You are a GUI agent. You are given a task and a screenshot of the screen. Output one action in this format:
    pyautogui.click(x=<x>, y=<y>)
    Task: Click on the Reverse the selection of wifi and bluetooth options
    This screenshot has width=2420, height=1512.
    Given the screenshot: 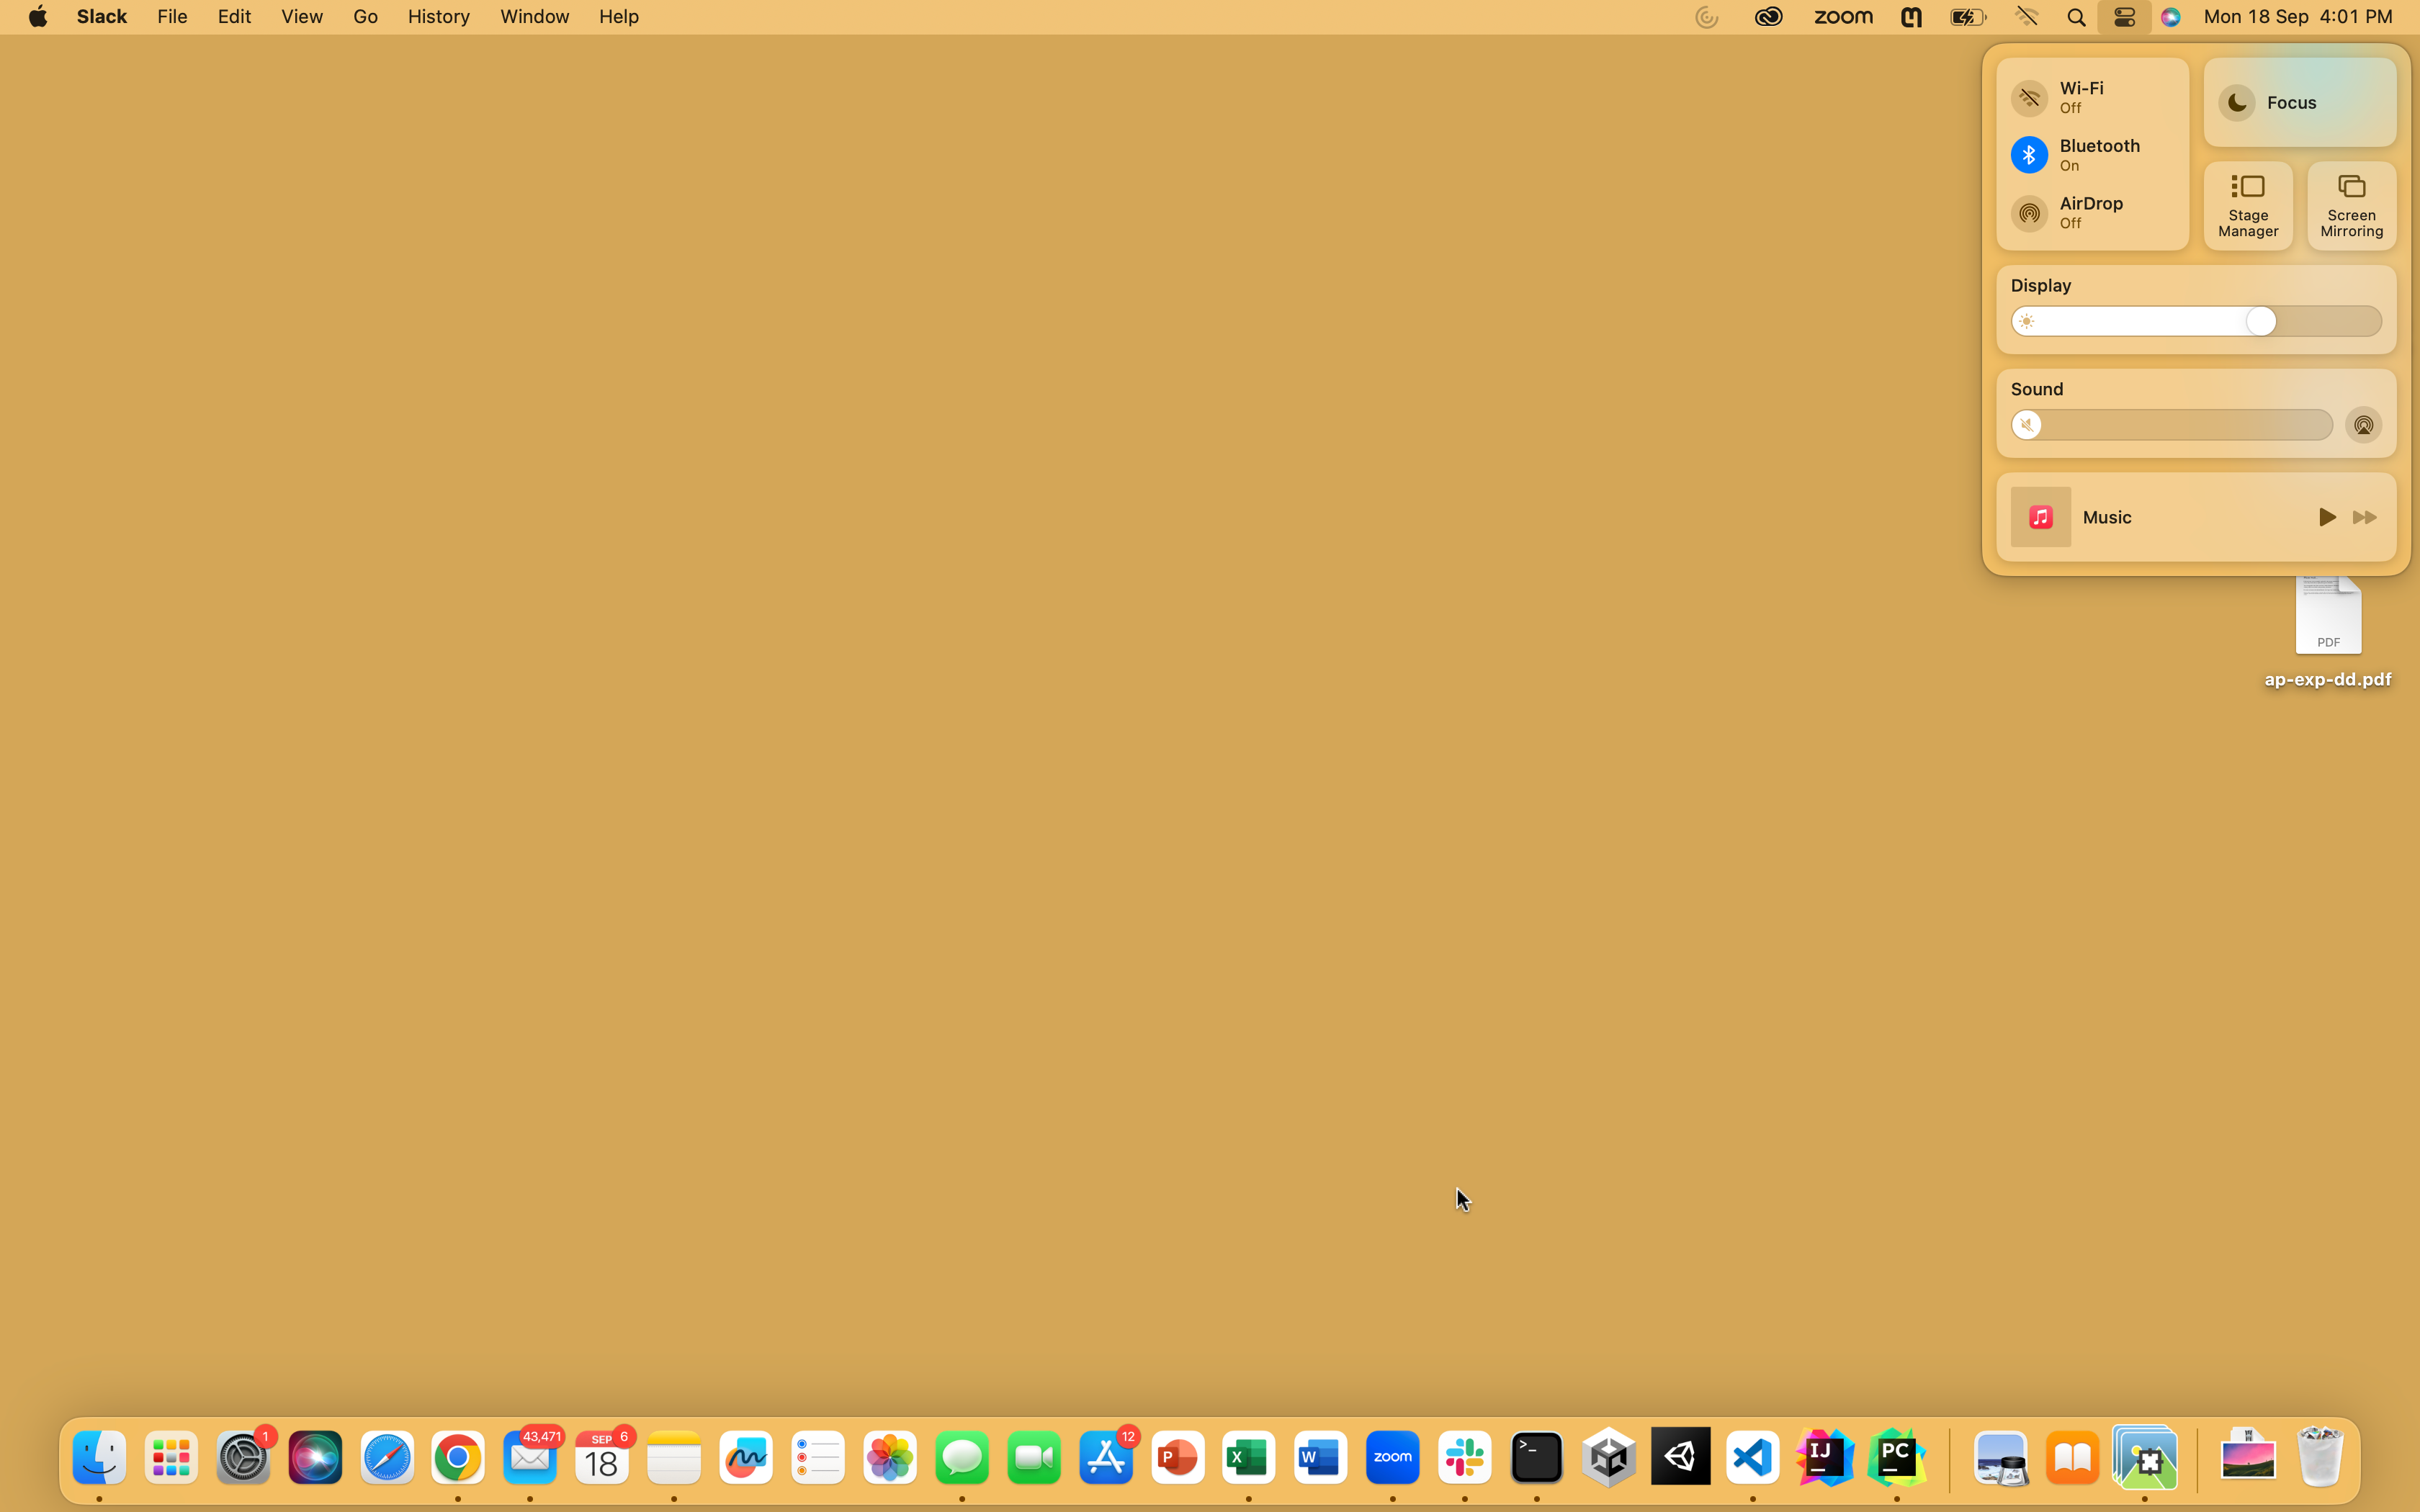 What is the action you would take?
    pyautogui.click(x=2090, y=89)
    